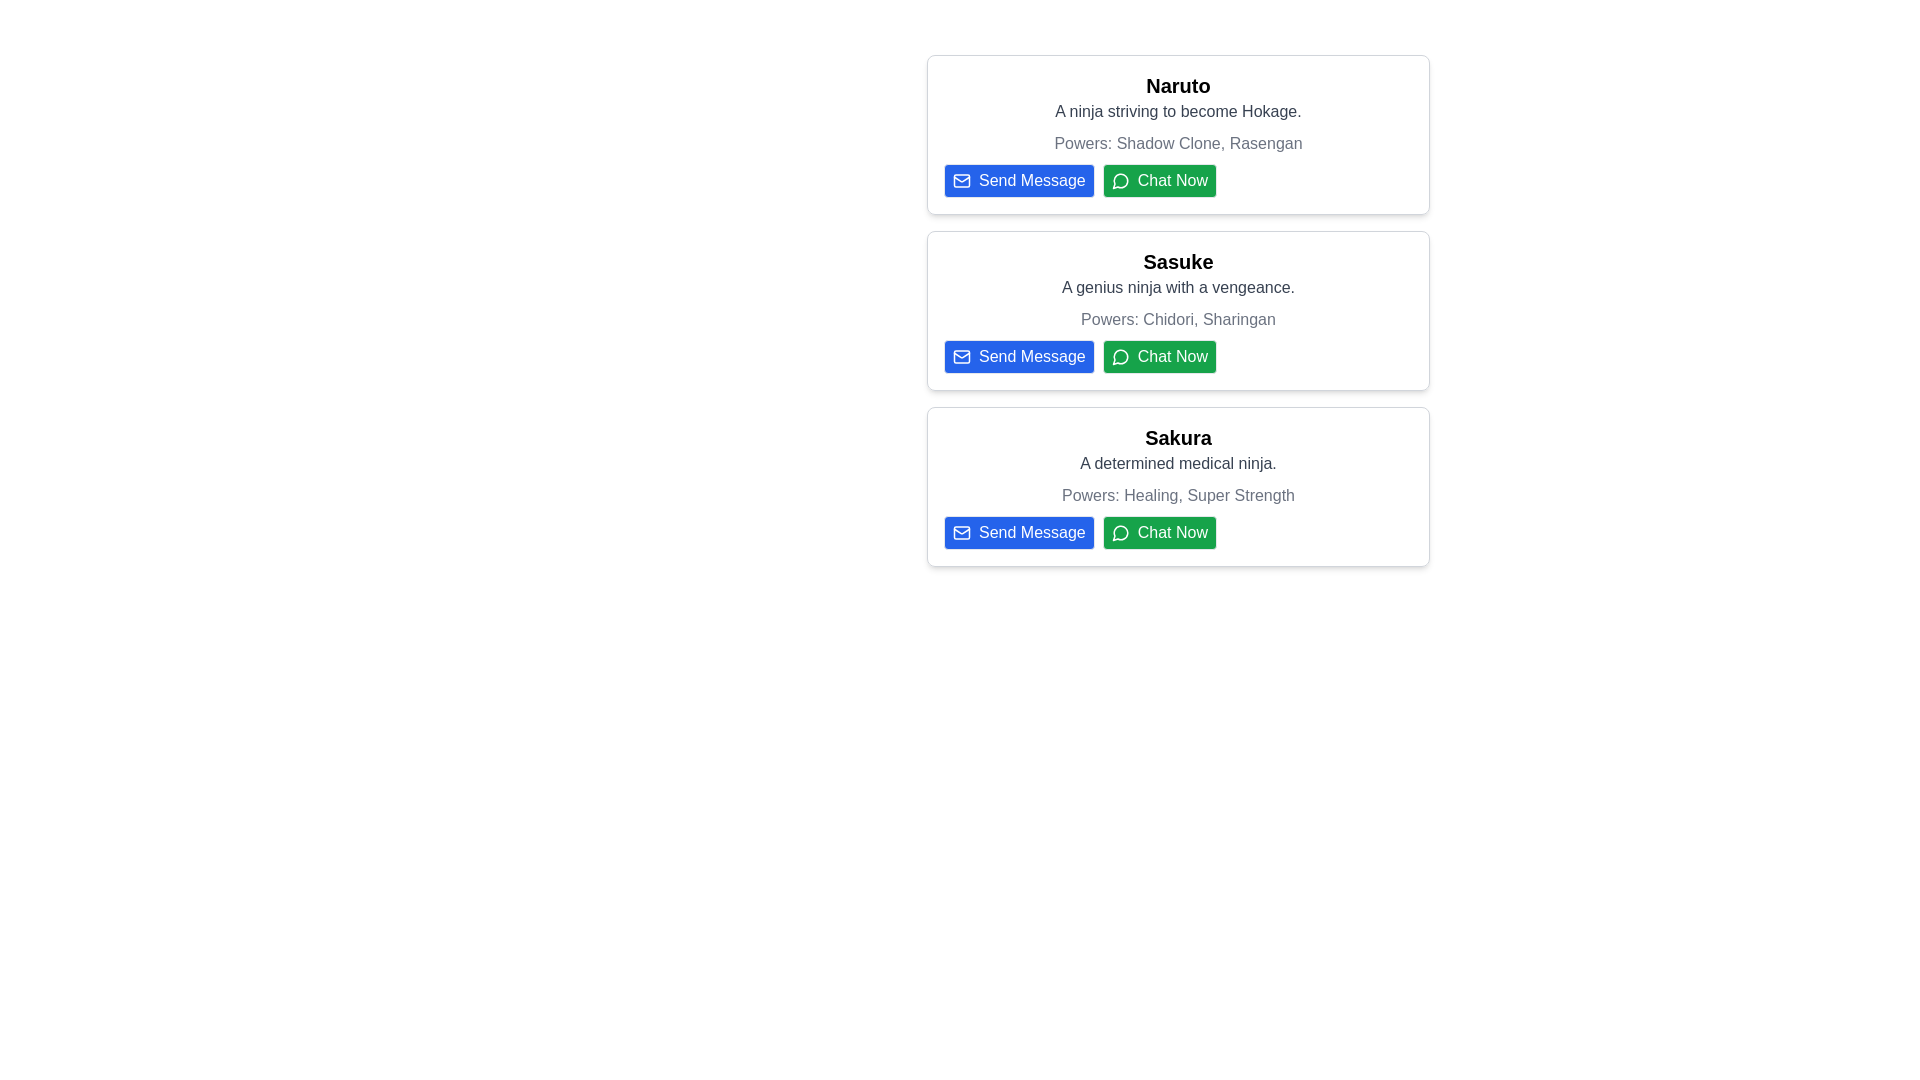 Image resolution: width=1920 pixels, height=1080 pixels. I want to click on slanted line segment of the envelope icon, which is positioned to the left of the 'Send Message' button, using the developer tools, so click(961, 530).